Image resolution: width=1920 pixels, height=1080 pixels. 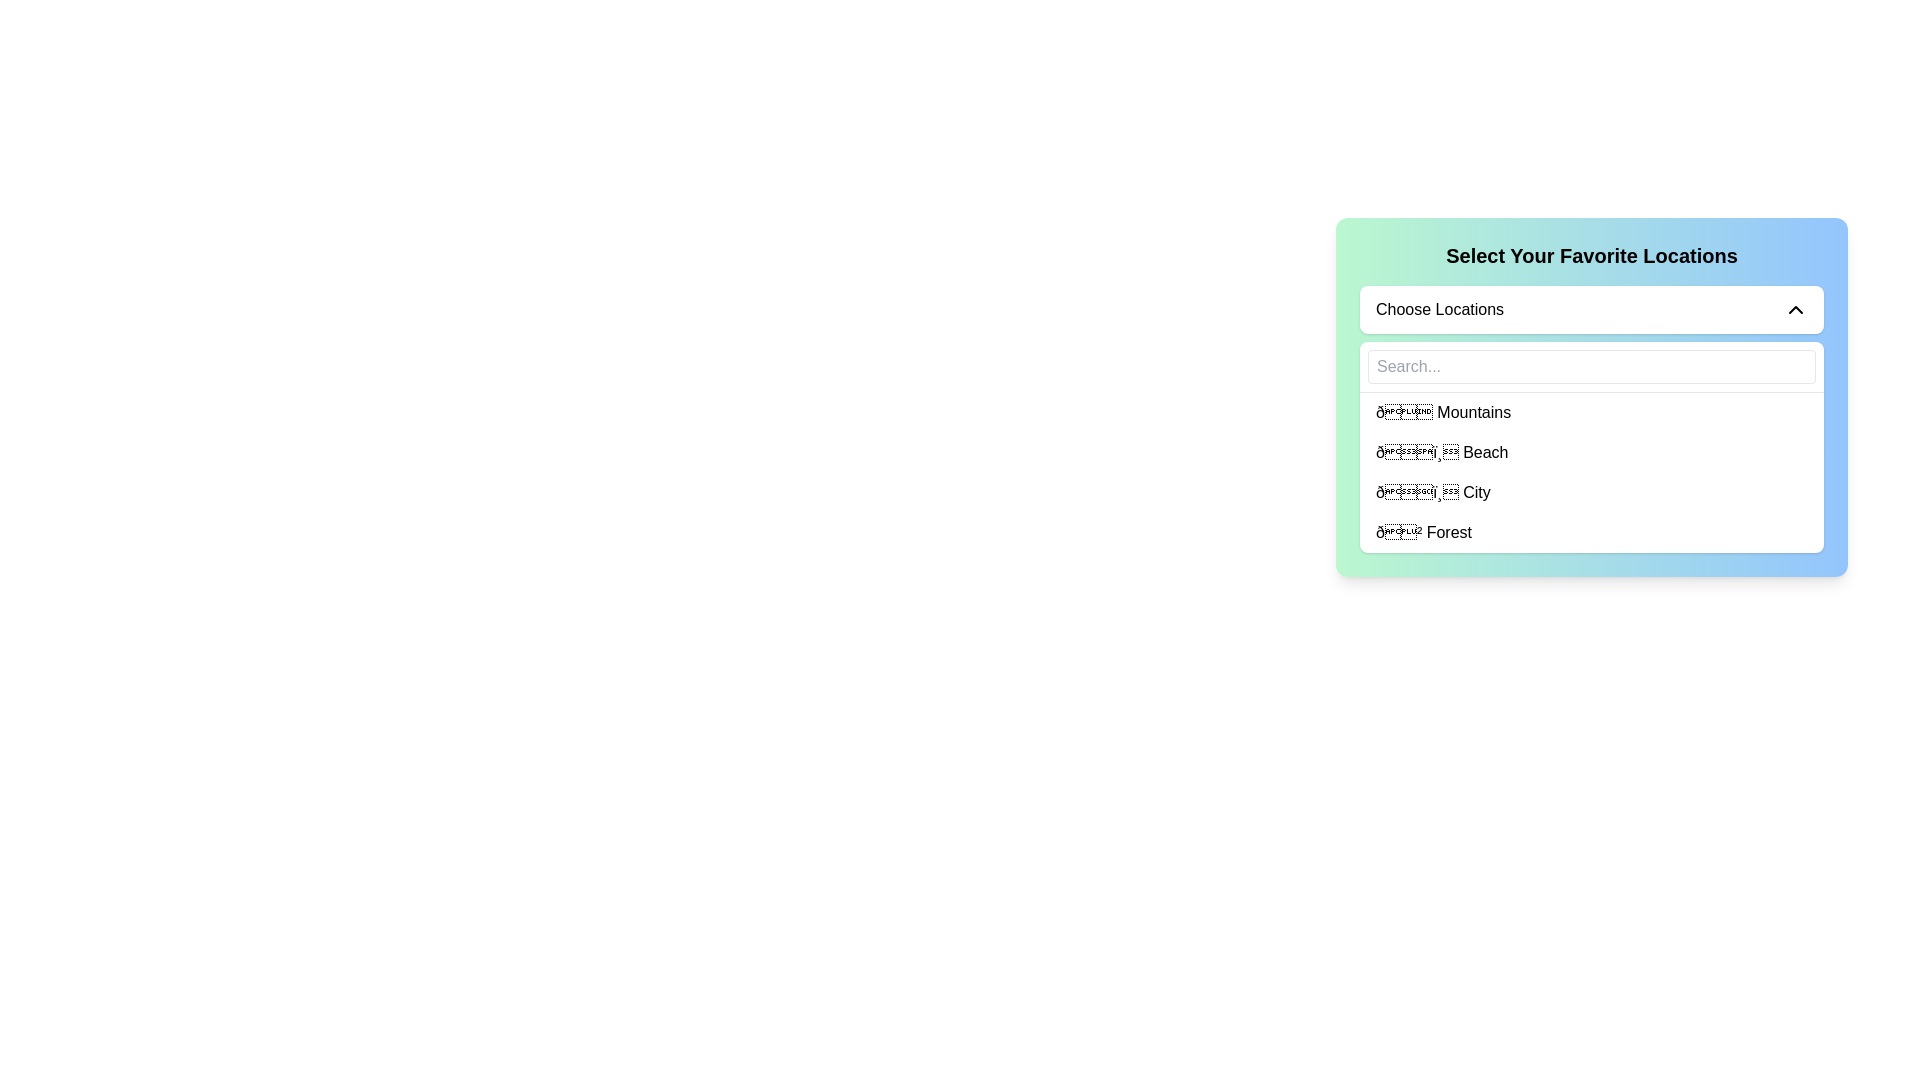 I want to click on the 'City' option in the dropdown list under 'Select Your Favorite Locations', which is the third item following 'Mountains' and 'Beach', so click(x=1591, y=493).